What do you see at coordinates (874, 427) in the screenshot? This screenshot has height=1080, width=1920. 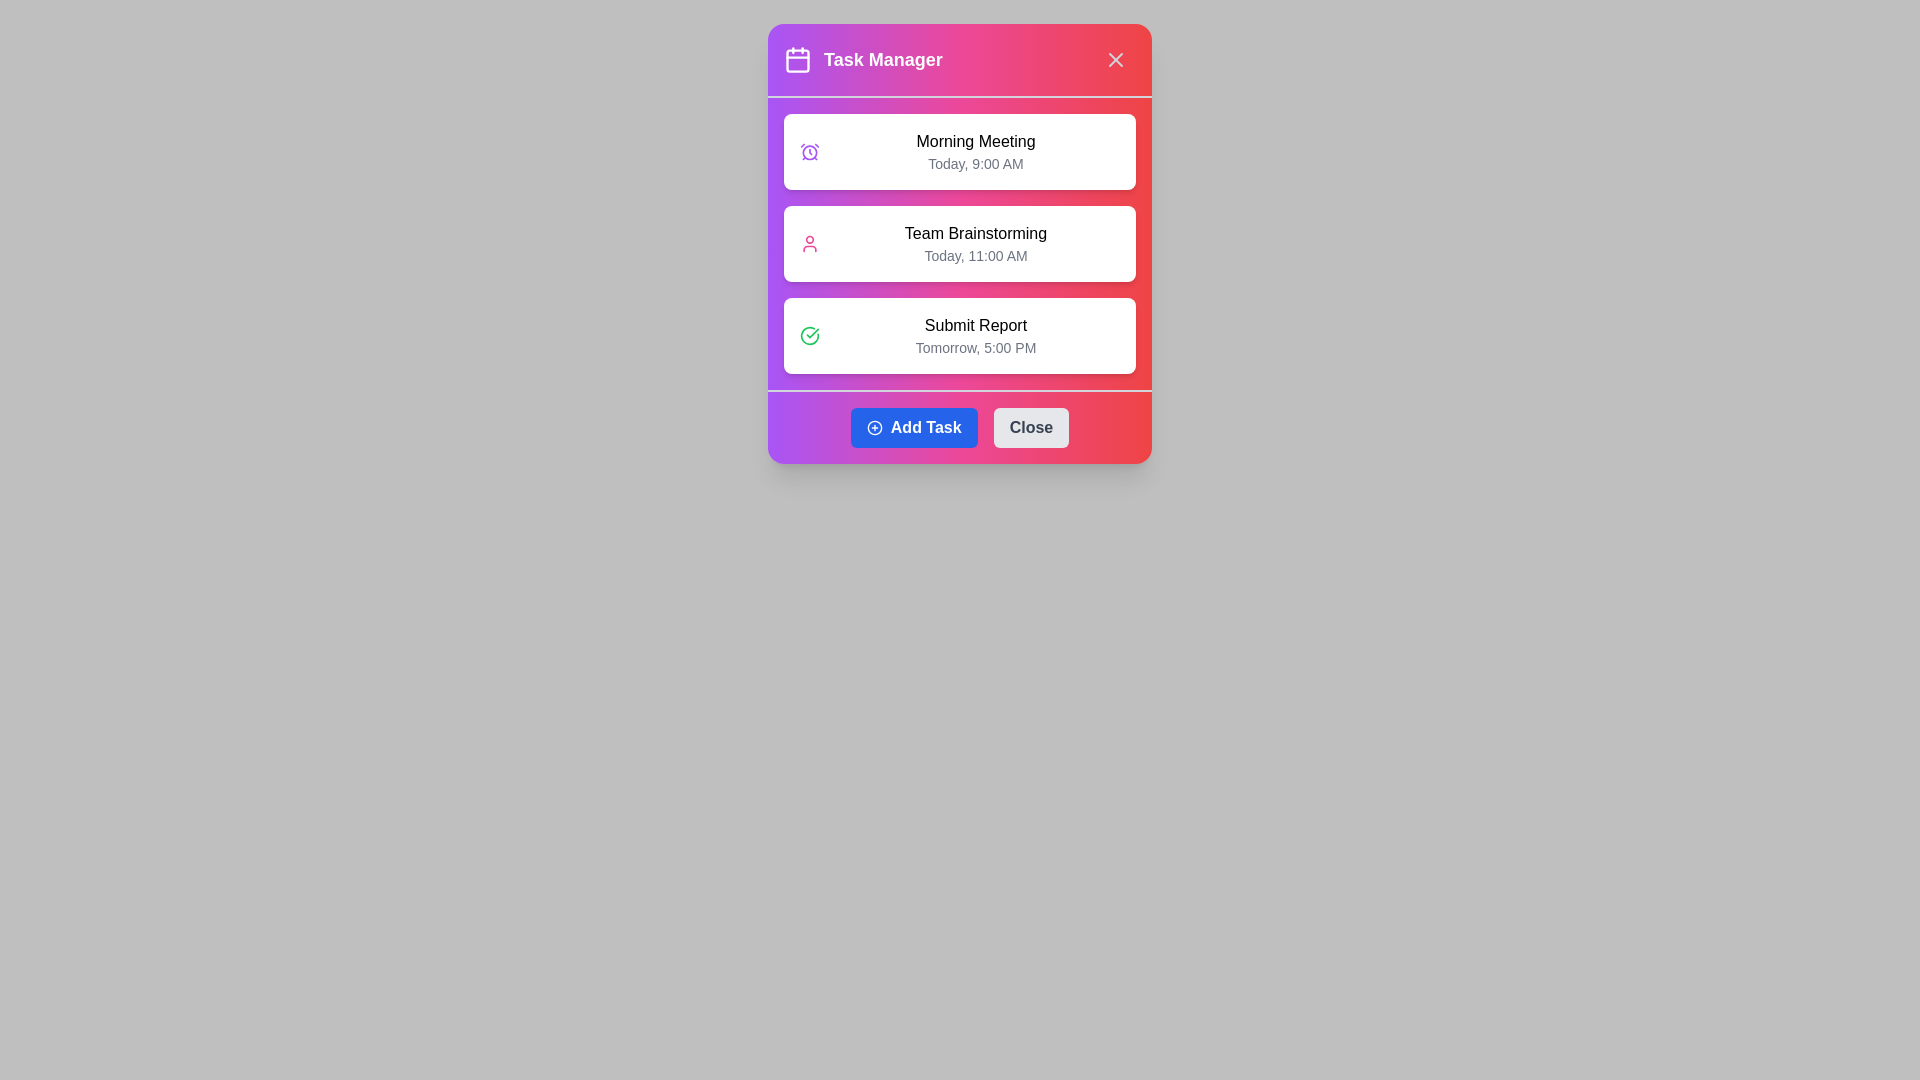 I see `the '+' sign icon within the 'Add Task' button located at the bottom-left side of the 'Task Manager' display panel` at bounding box center [874, 427].